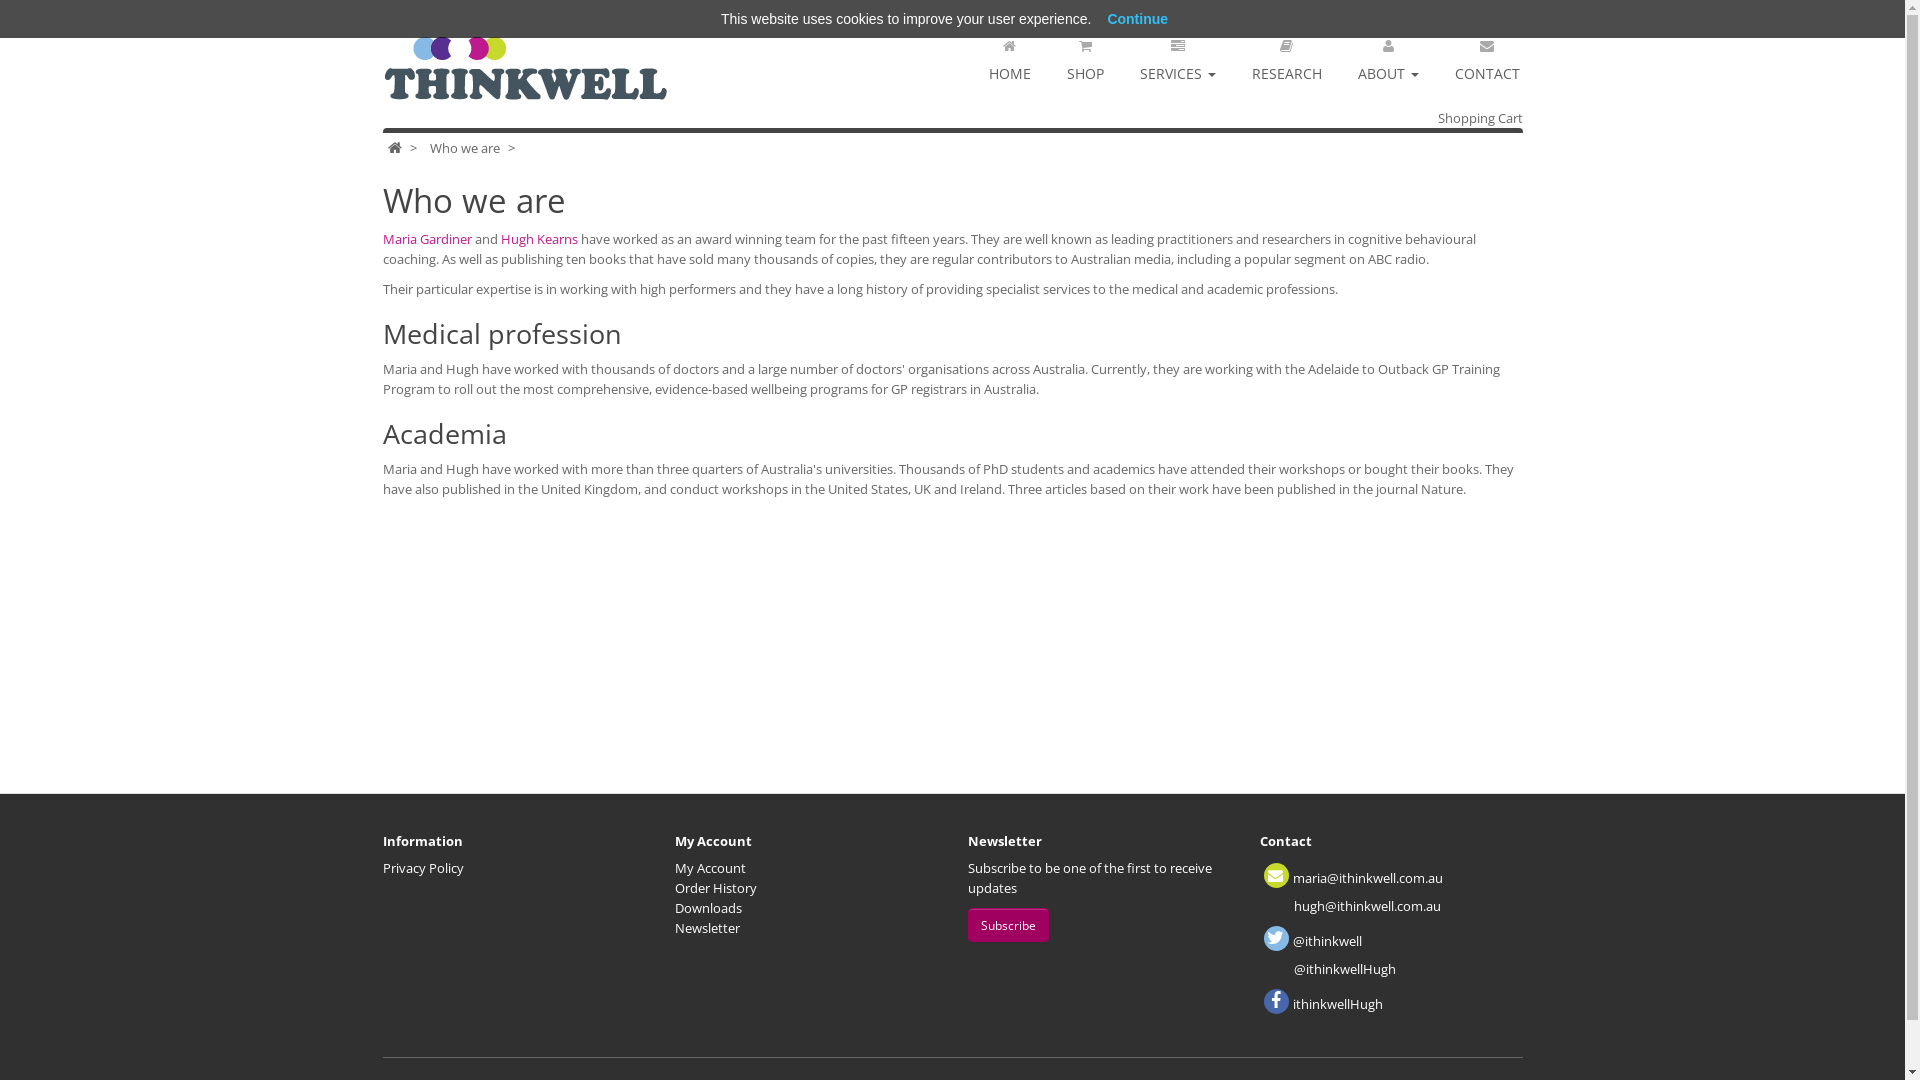 This screenshot has height=1080, width=1920. What do you see at coordinates (1437, 118) in the screenshot?
I see `'Shopping Cart'` at bounding box center [1437, 118].